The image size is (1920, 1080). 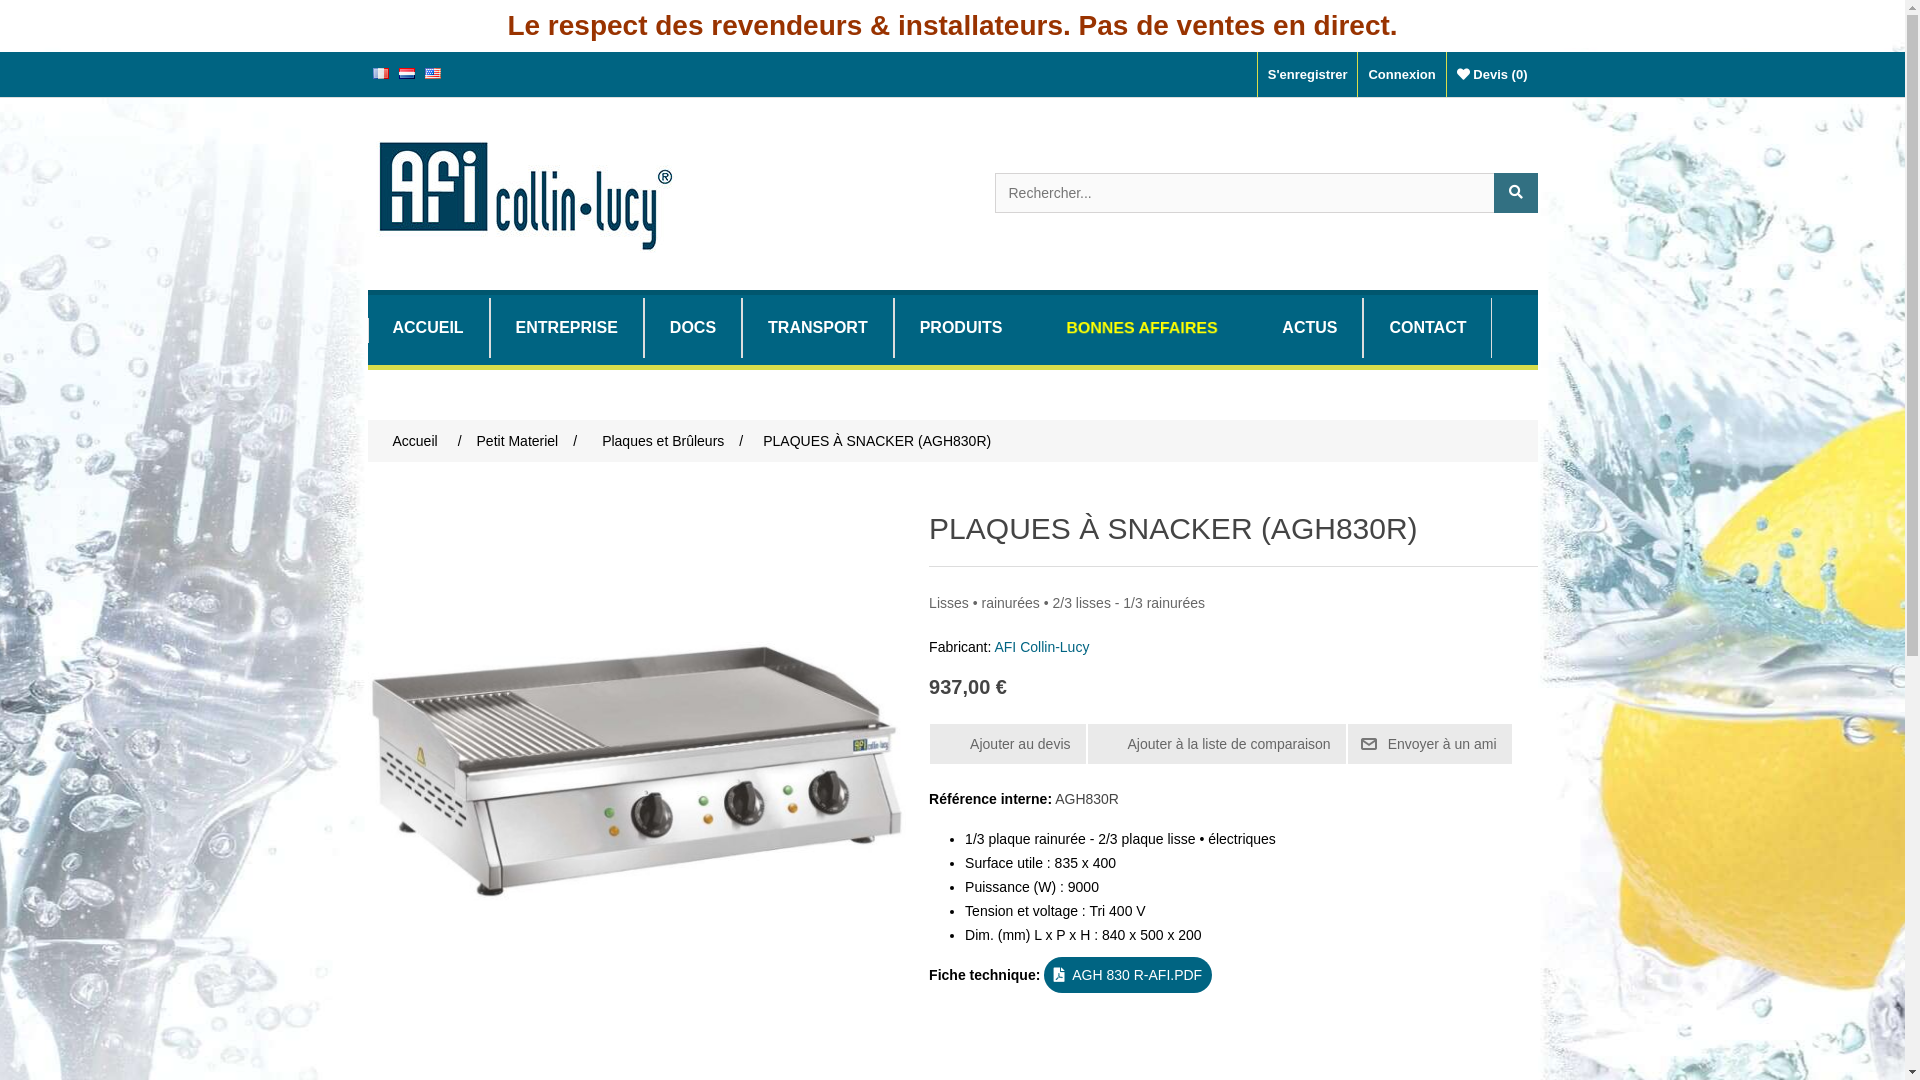 I want to click on 'Petit Materiel', so click(x=518, y=439).